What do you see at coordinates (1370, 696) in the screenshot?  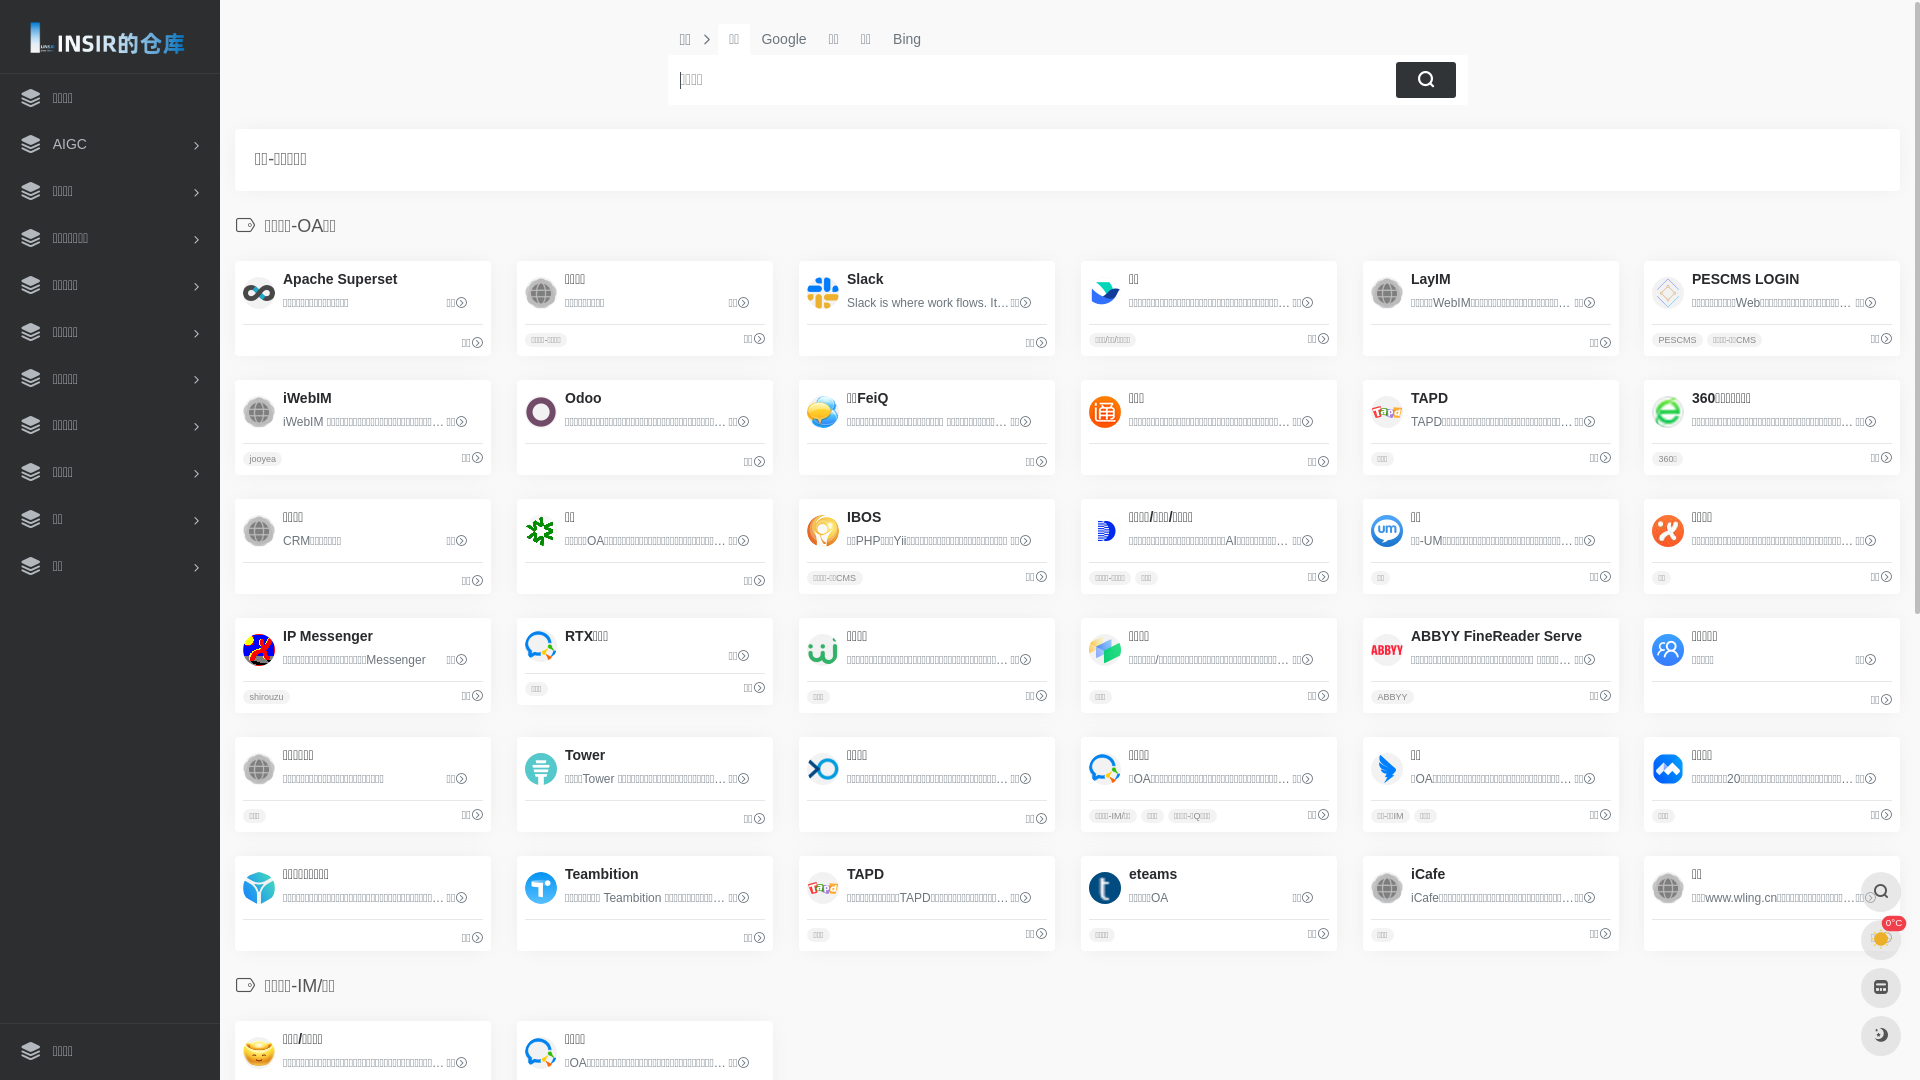 I see `'ABBYY'` at bounding box center [1370, 696].